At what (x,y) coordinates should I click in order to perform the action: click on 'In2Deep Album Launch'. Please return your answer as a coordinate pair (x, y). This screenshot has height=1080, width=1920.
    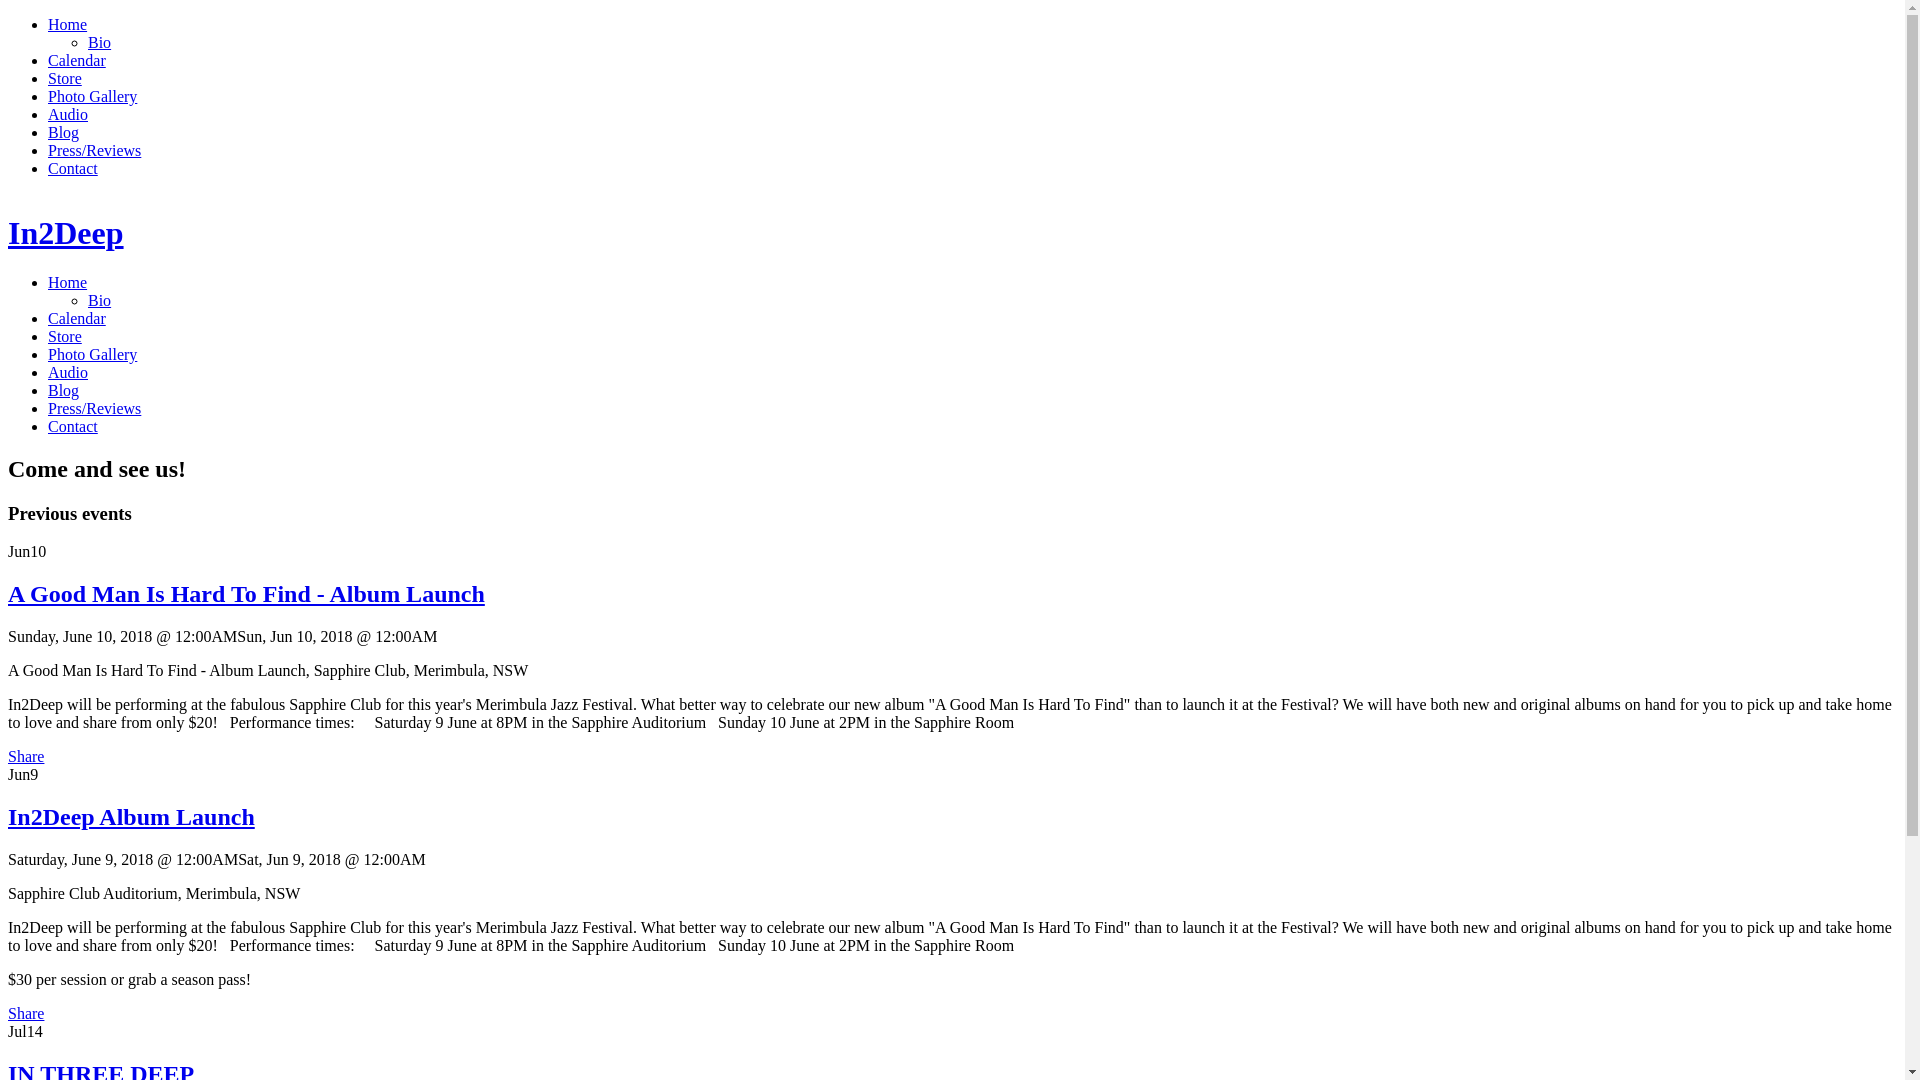
    Looking at the image, I should click on (130, 817).